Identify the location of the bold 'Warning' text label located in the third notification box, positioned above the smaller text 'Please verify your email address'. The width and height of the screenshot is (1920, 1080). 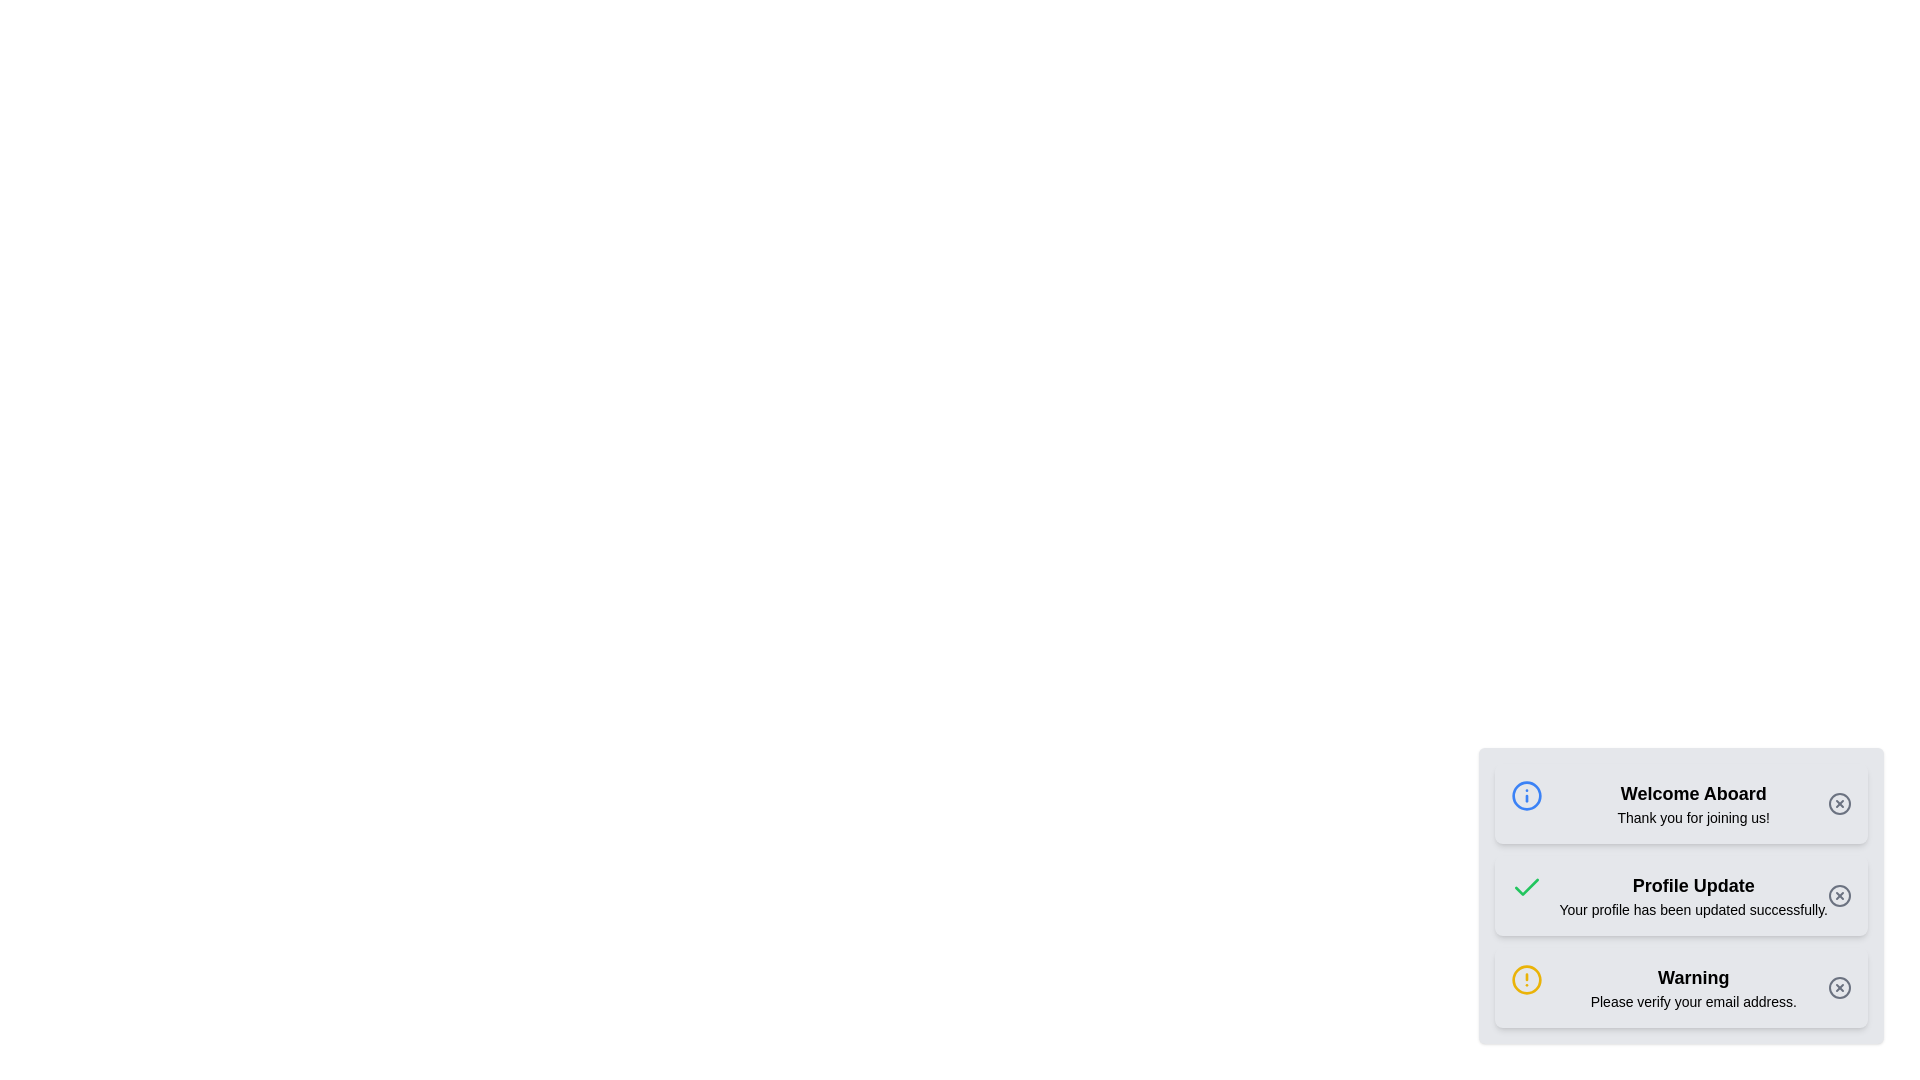
(1692, 977).